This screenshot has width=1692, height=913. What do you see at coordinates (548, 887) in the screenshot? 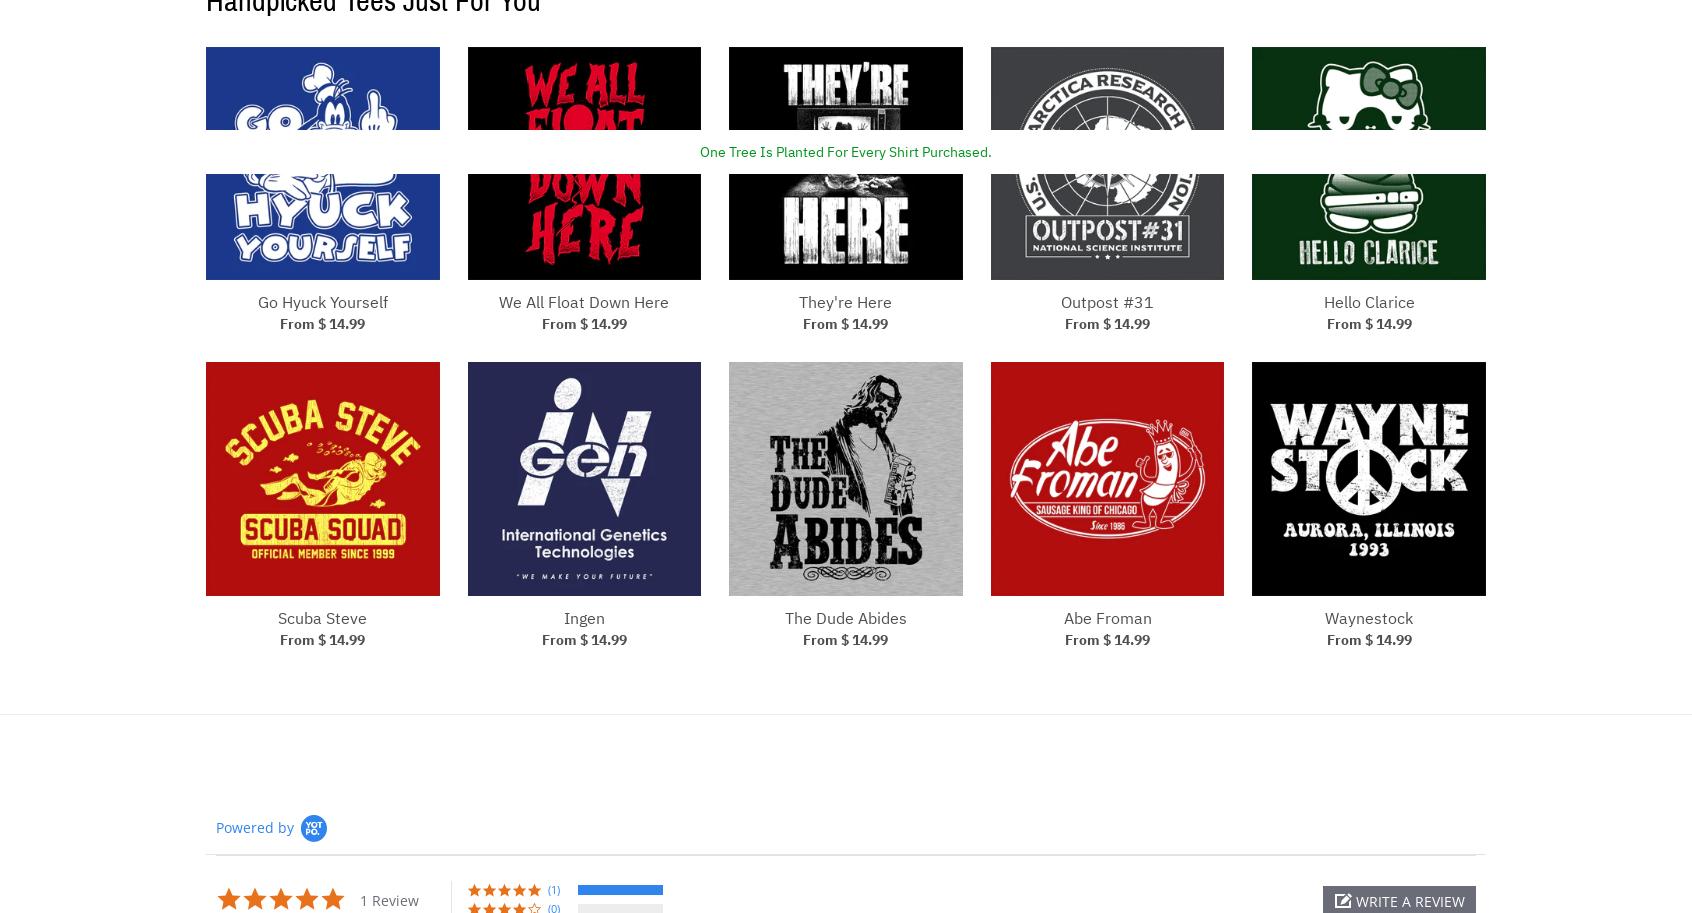
I see `'(1)'` at bounding box center [548, 887].